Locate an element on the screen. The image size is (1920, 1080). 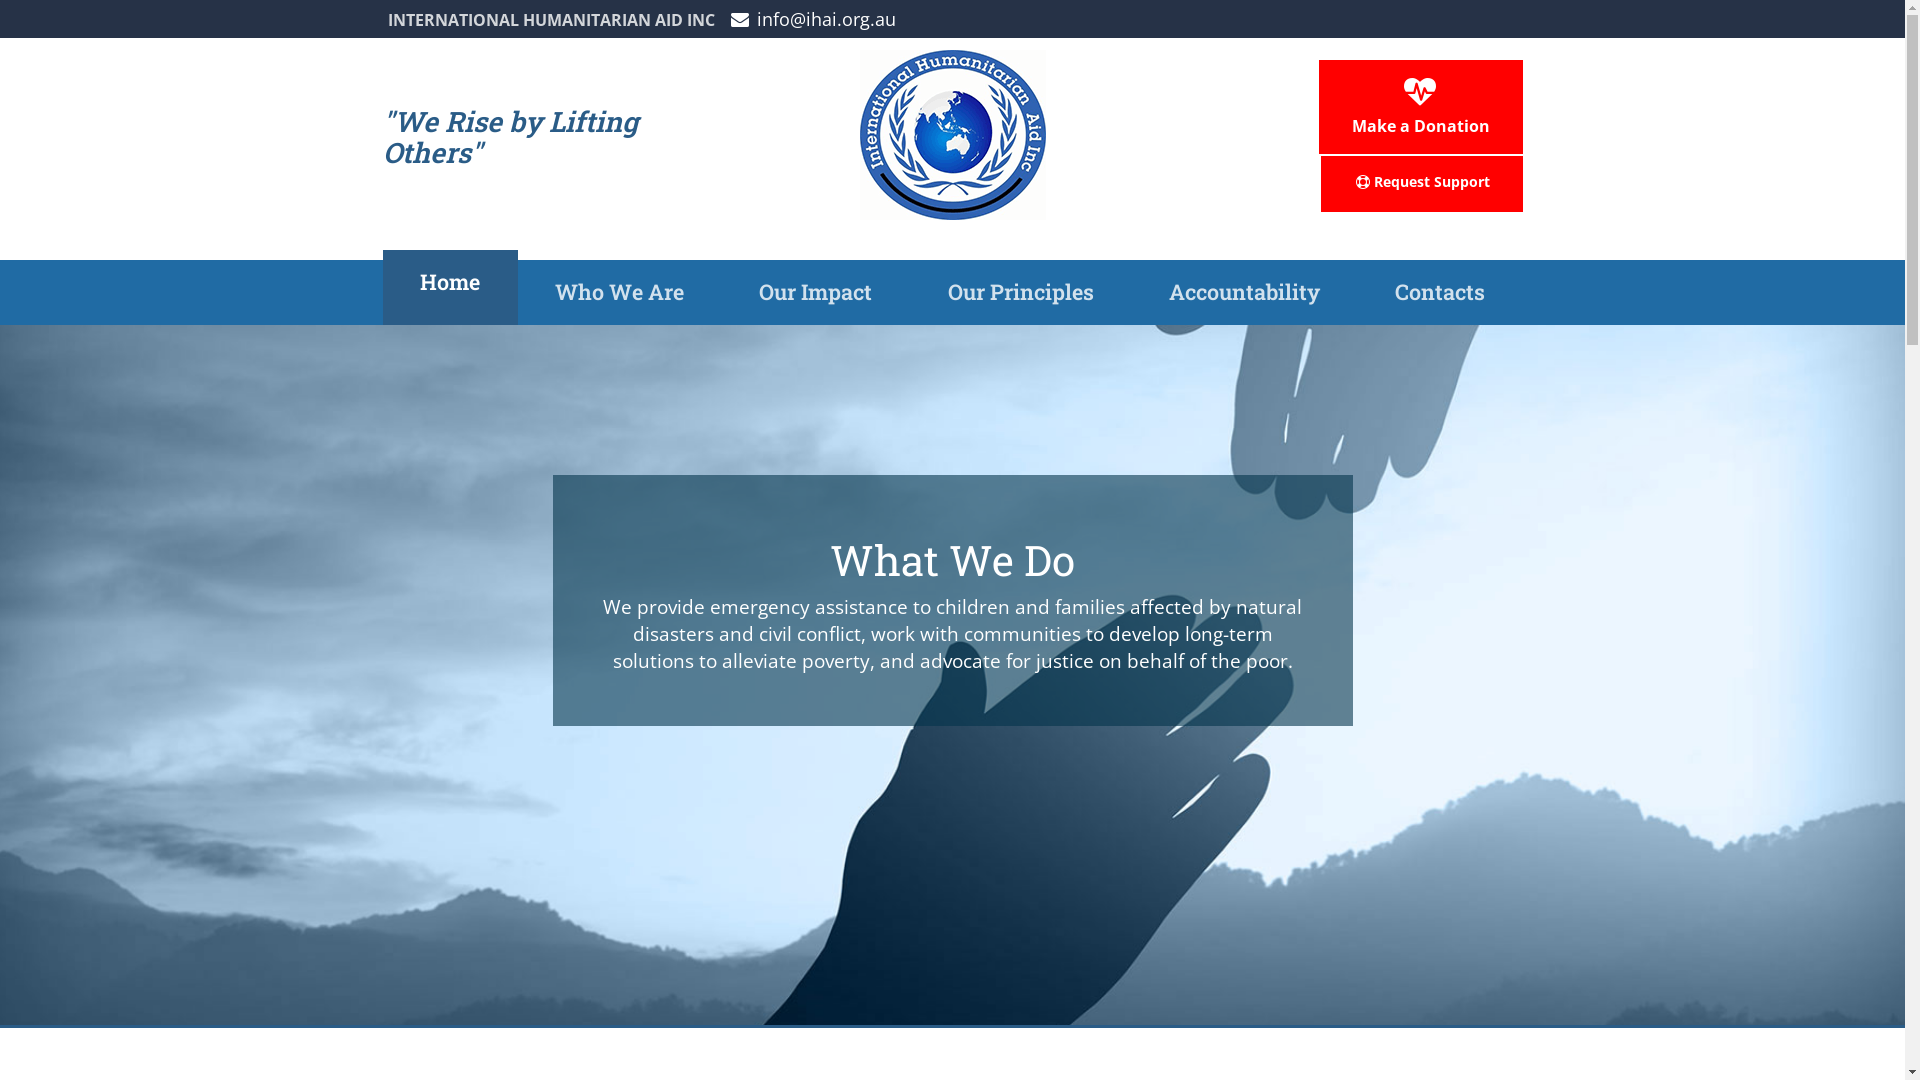
'Our Impact' is located at coordinates (720, 292).